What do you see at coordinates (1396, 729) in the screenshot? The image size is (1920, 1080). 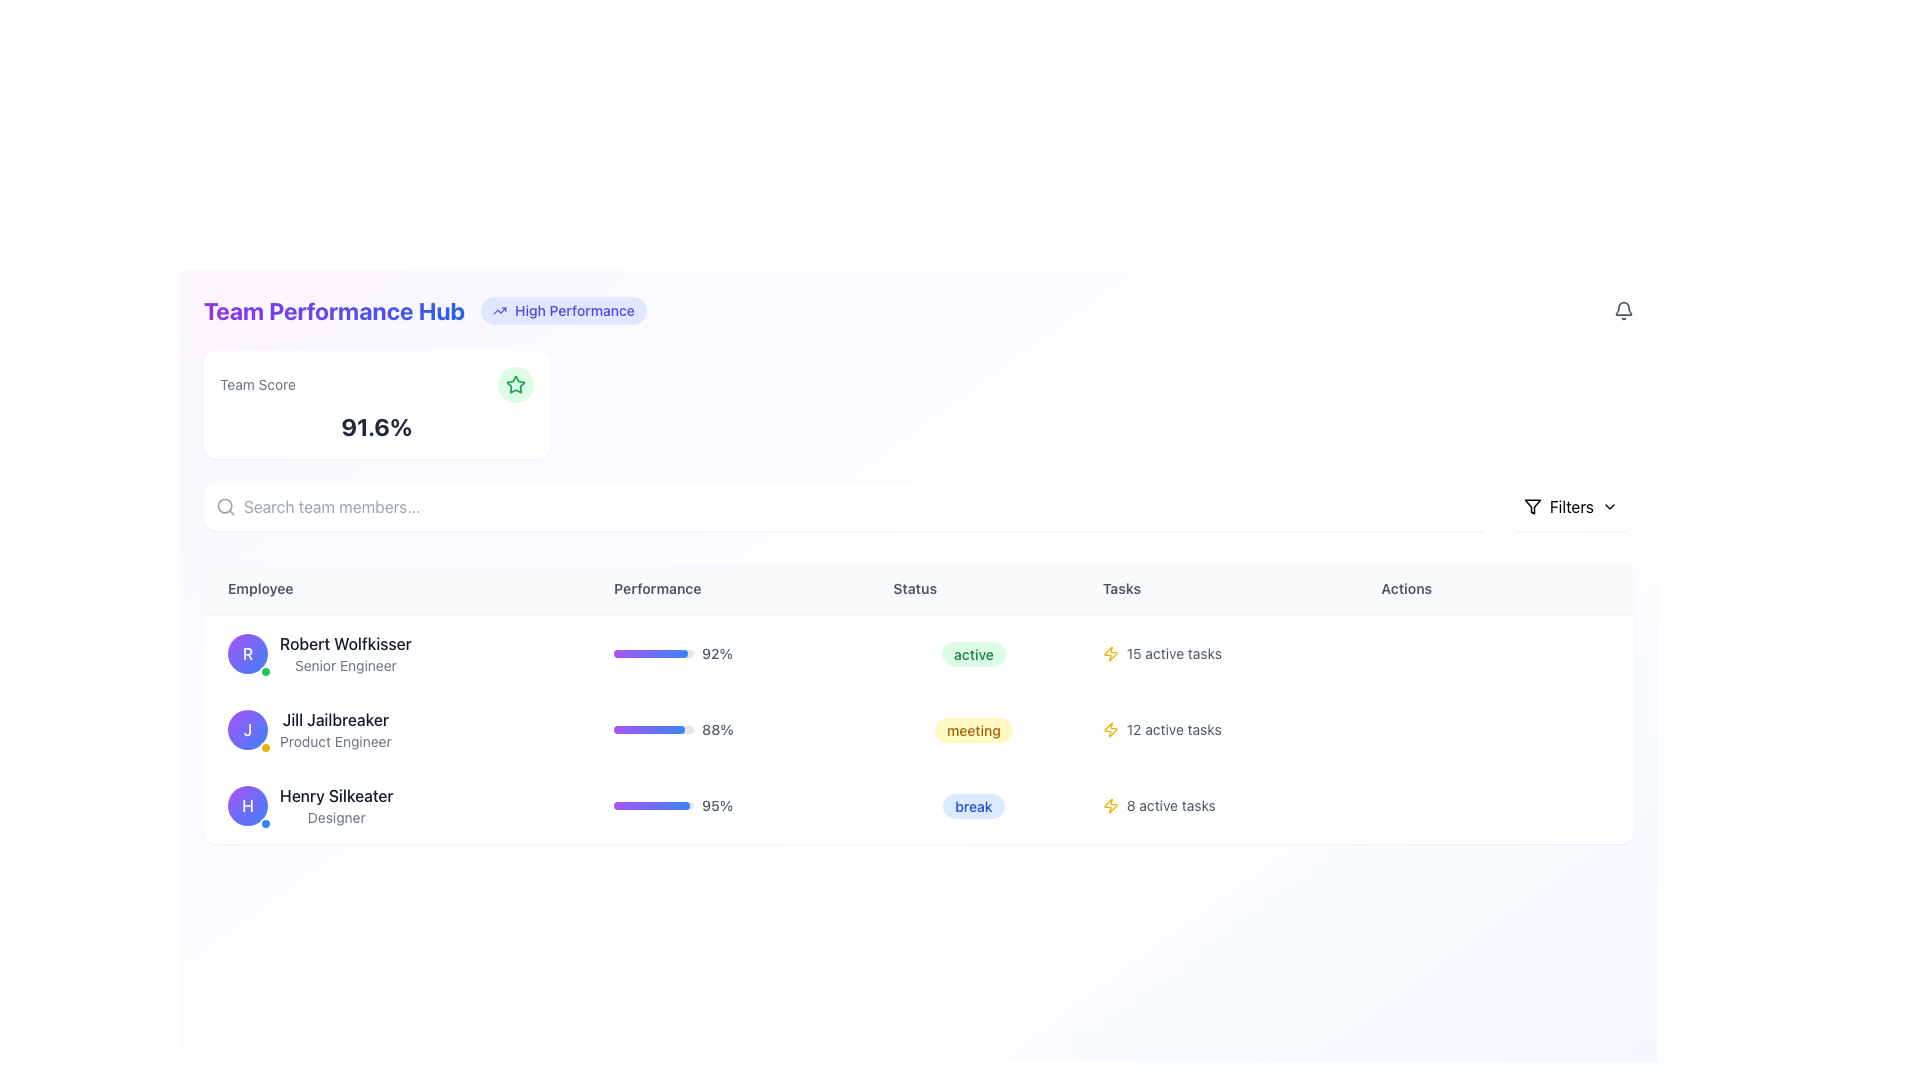 I see `the first action button in the 'Actions' column next to Jill Jailbreaker's task information` at bounding box center [1396, 729].